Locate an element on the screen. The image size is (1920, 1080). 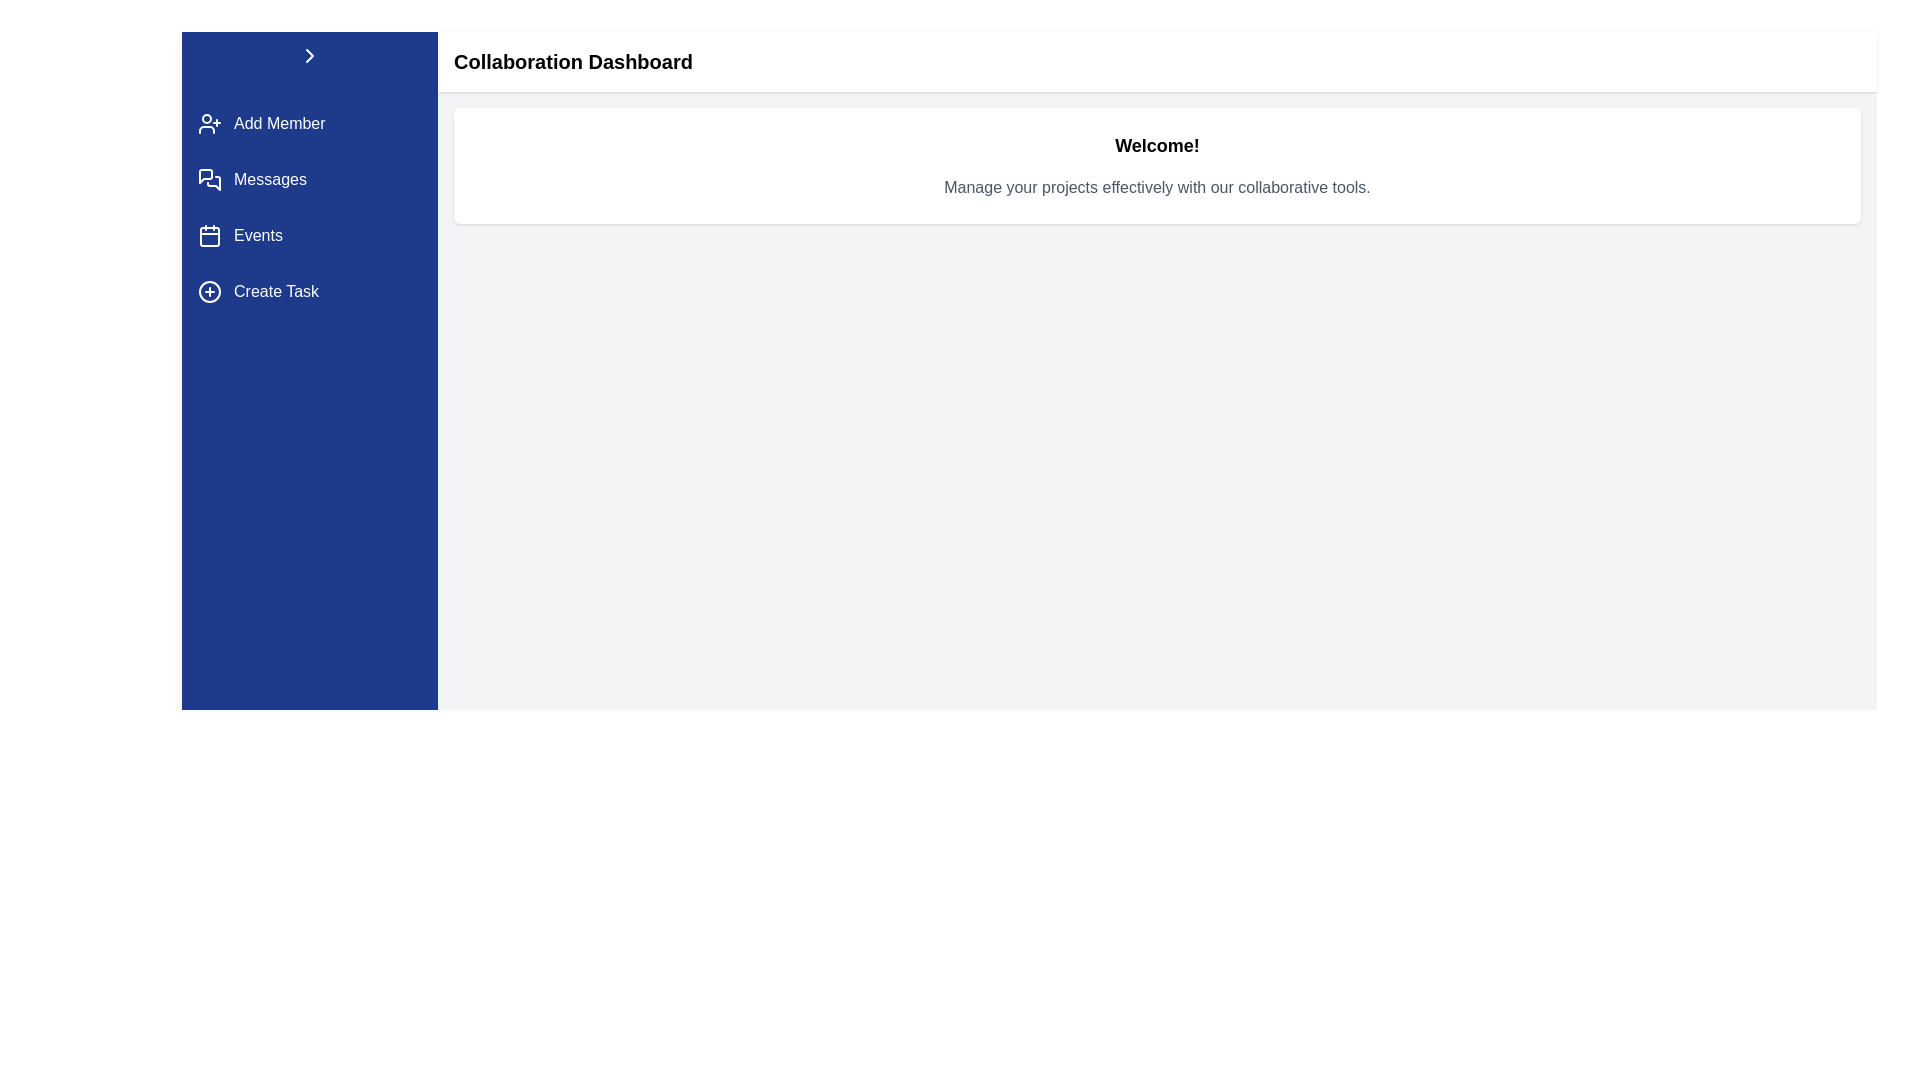
the 'Add Member' button in the sidebar is located at coordinates (309, 123).